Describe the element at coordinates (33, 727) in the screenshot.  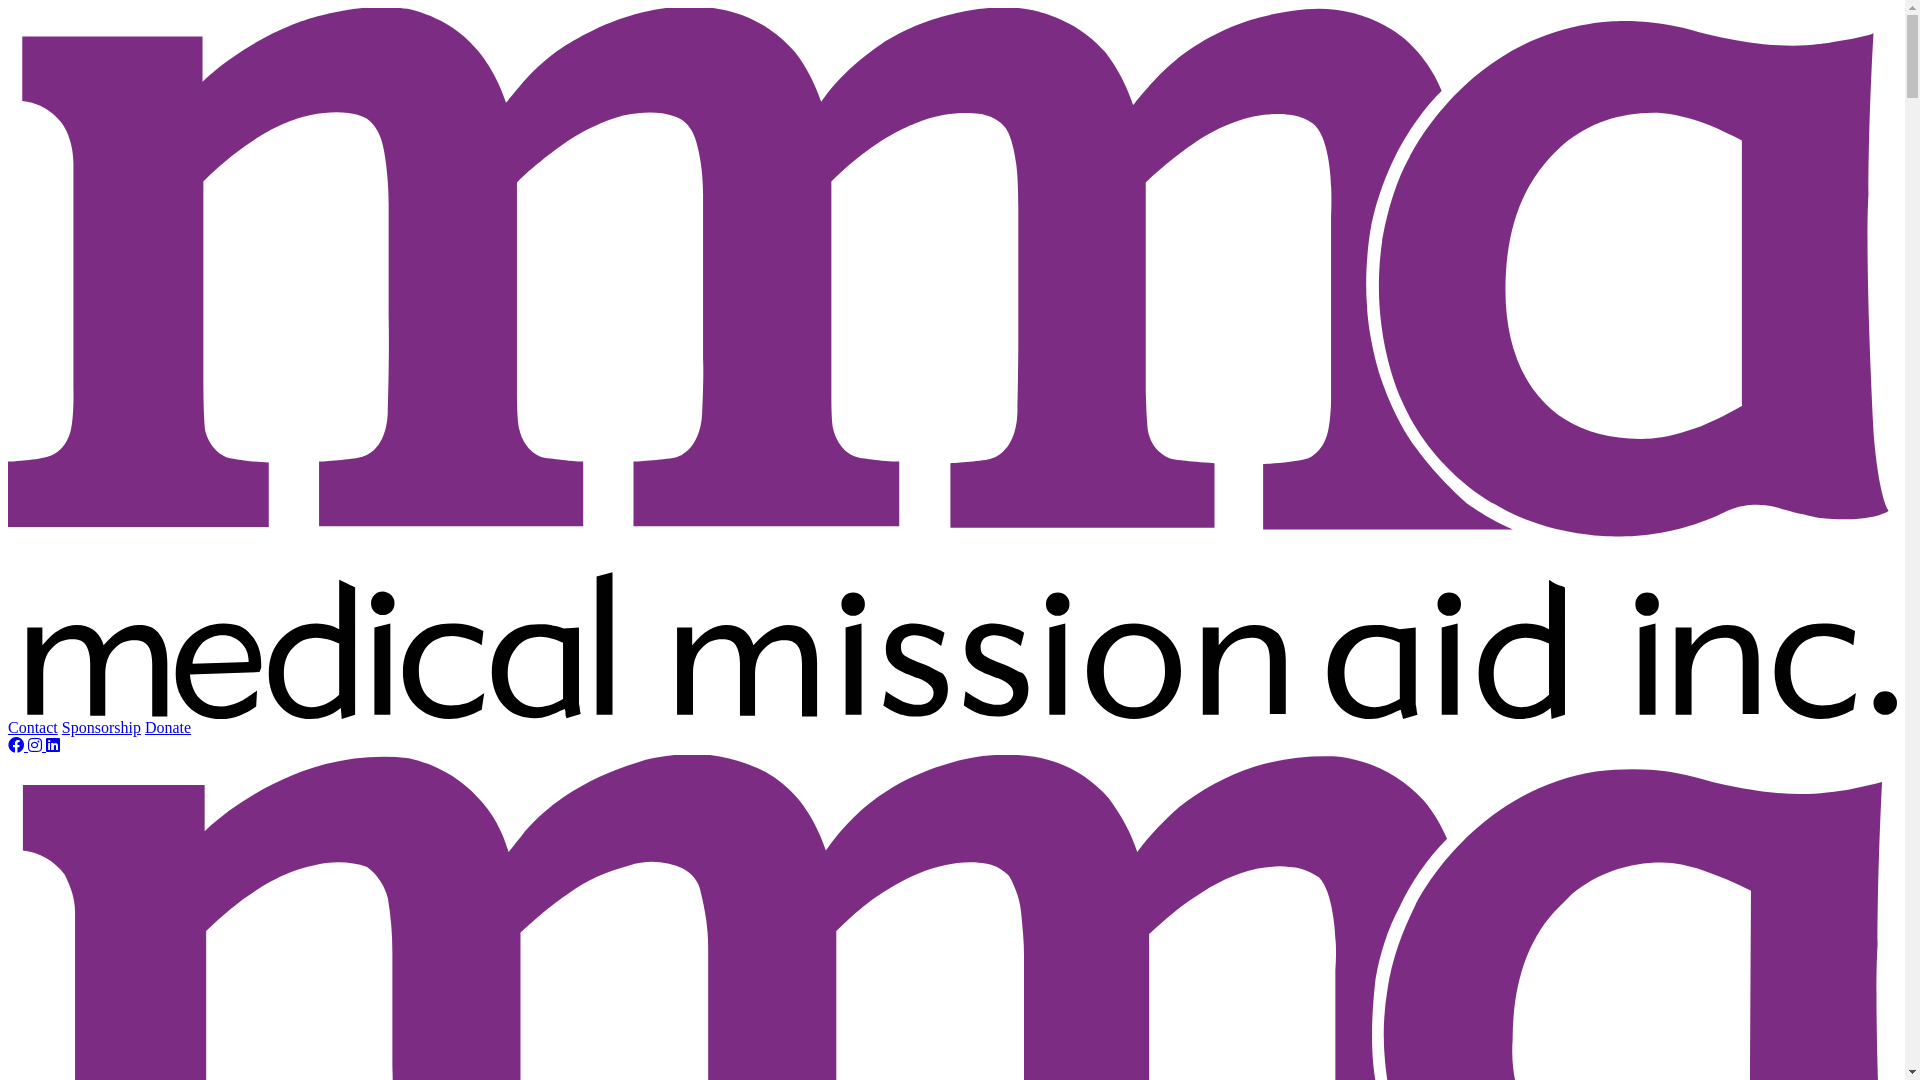
I see `'Contact'` at that location.